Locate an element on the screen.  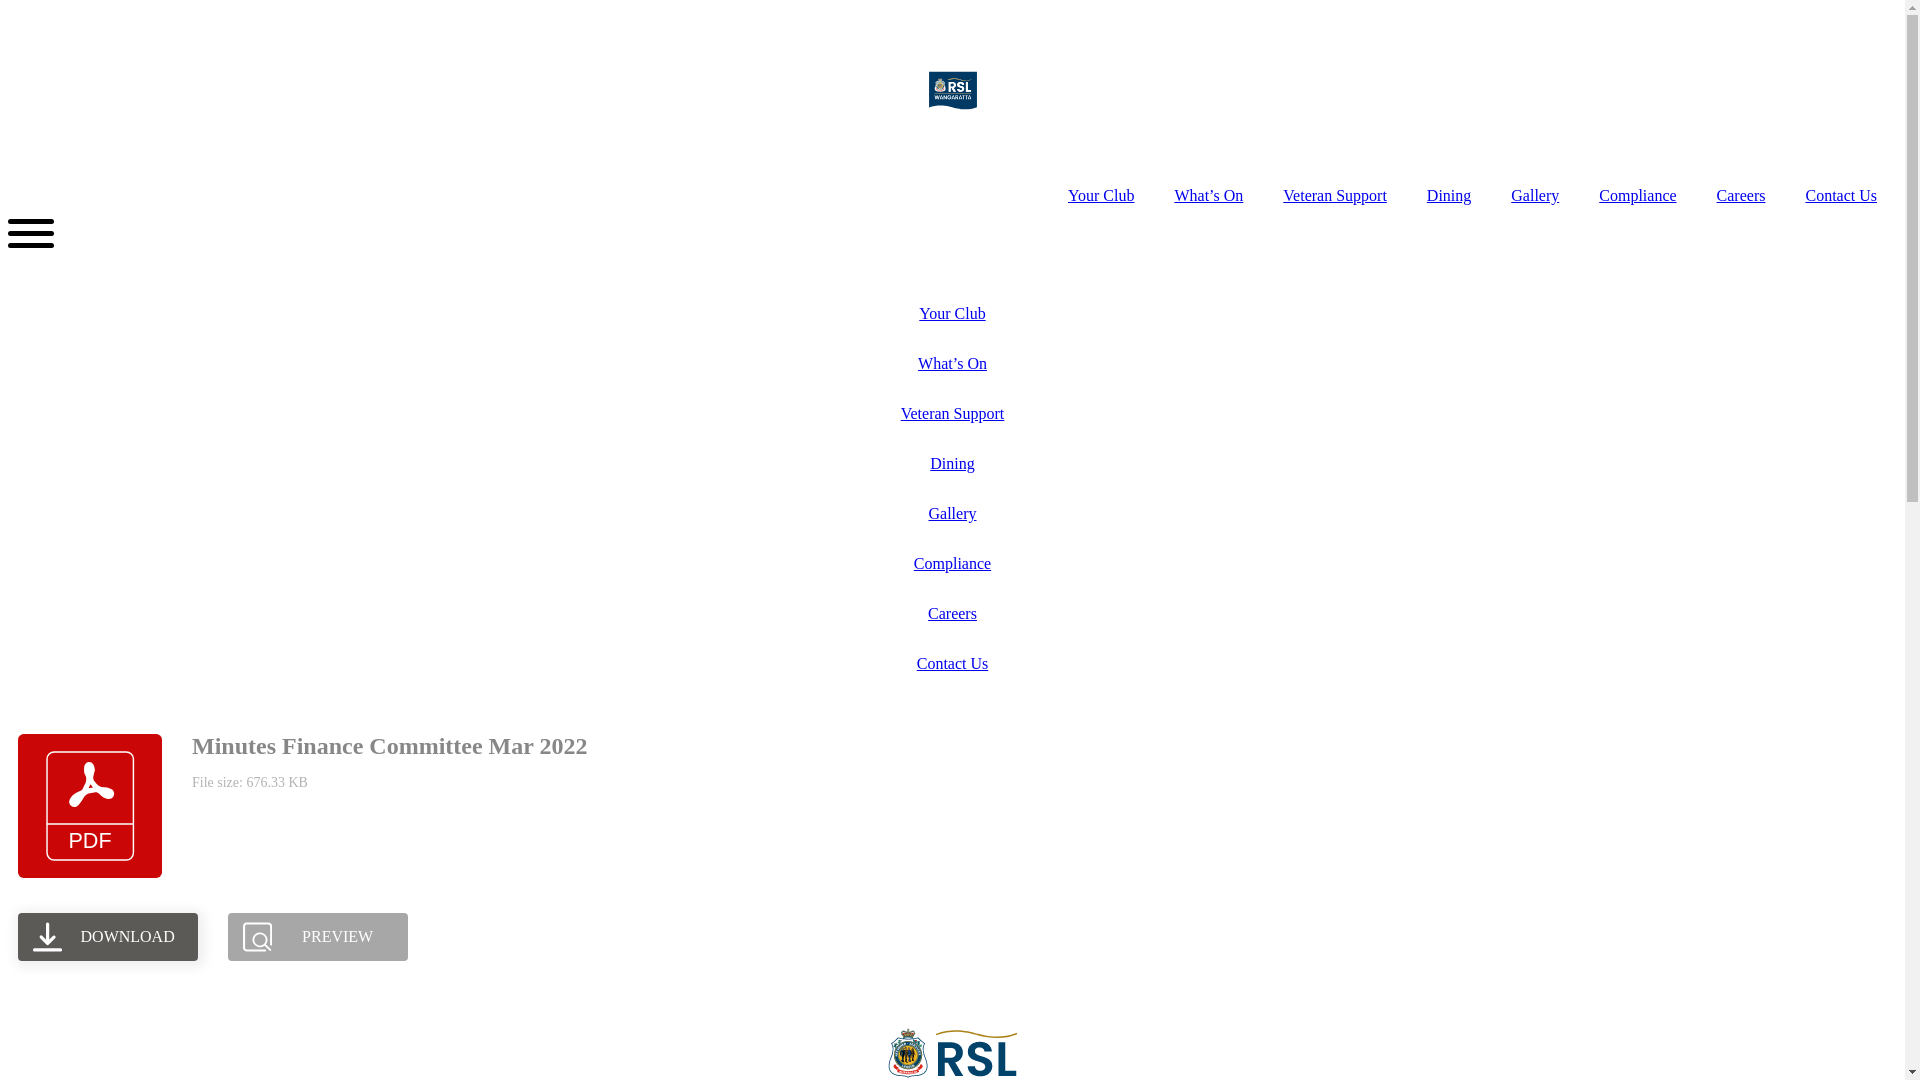
'DOWNLOAD' is located at coordinates (106, 937).